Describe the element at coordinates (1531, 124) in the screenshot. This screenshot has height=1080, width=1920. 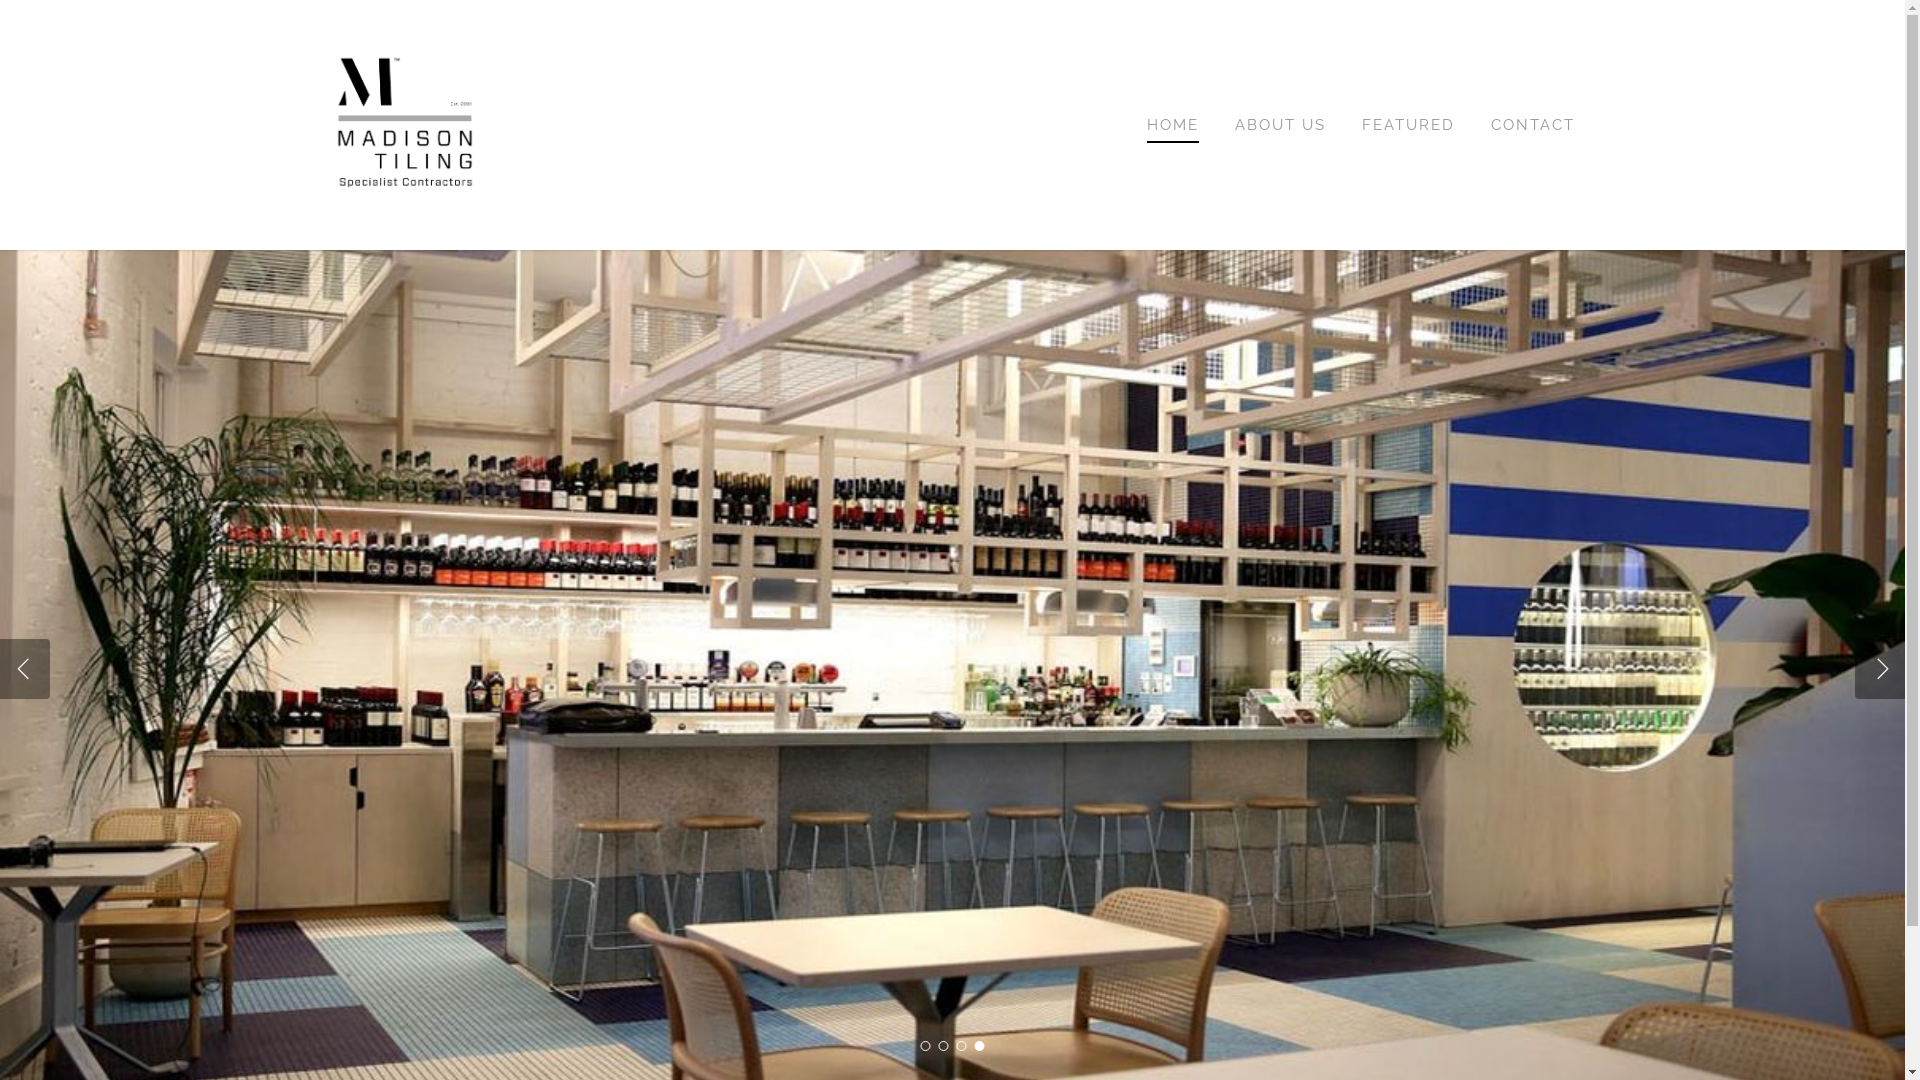
I see `'CONTACT'` at that location.